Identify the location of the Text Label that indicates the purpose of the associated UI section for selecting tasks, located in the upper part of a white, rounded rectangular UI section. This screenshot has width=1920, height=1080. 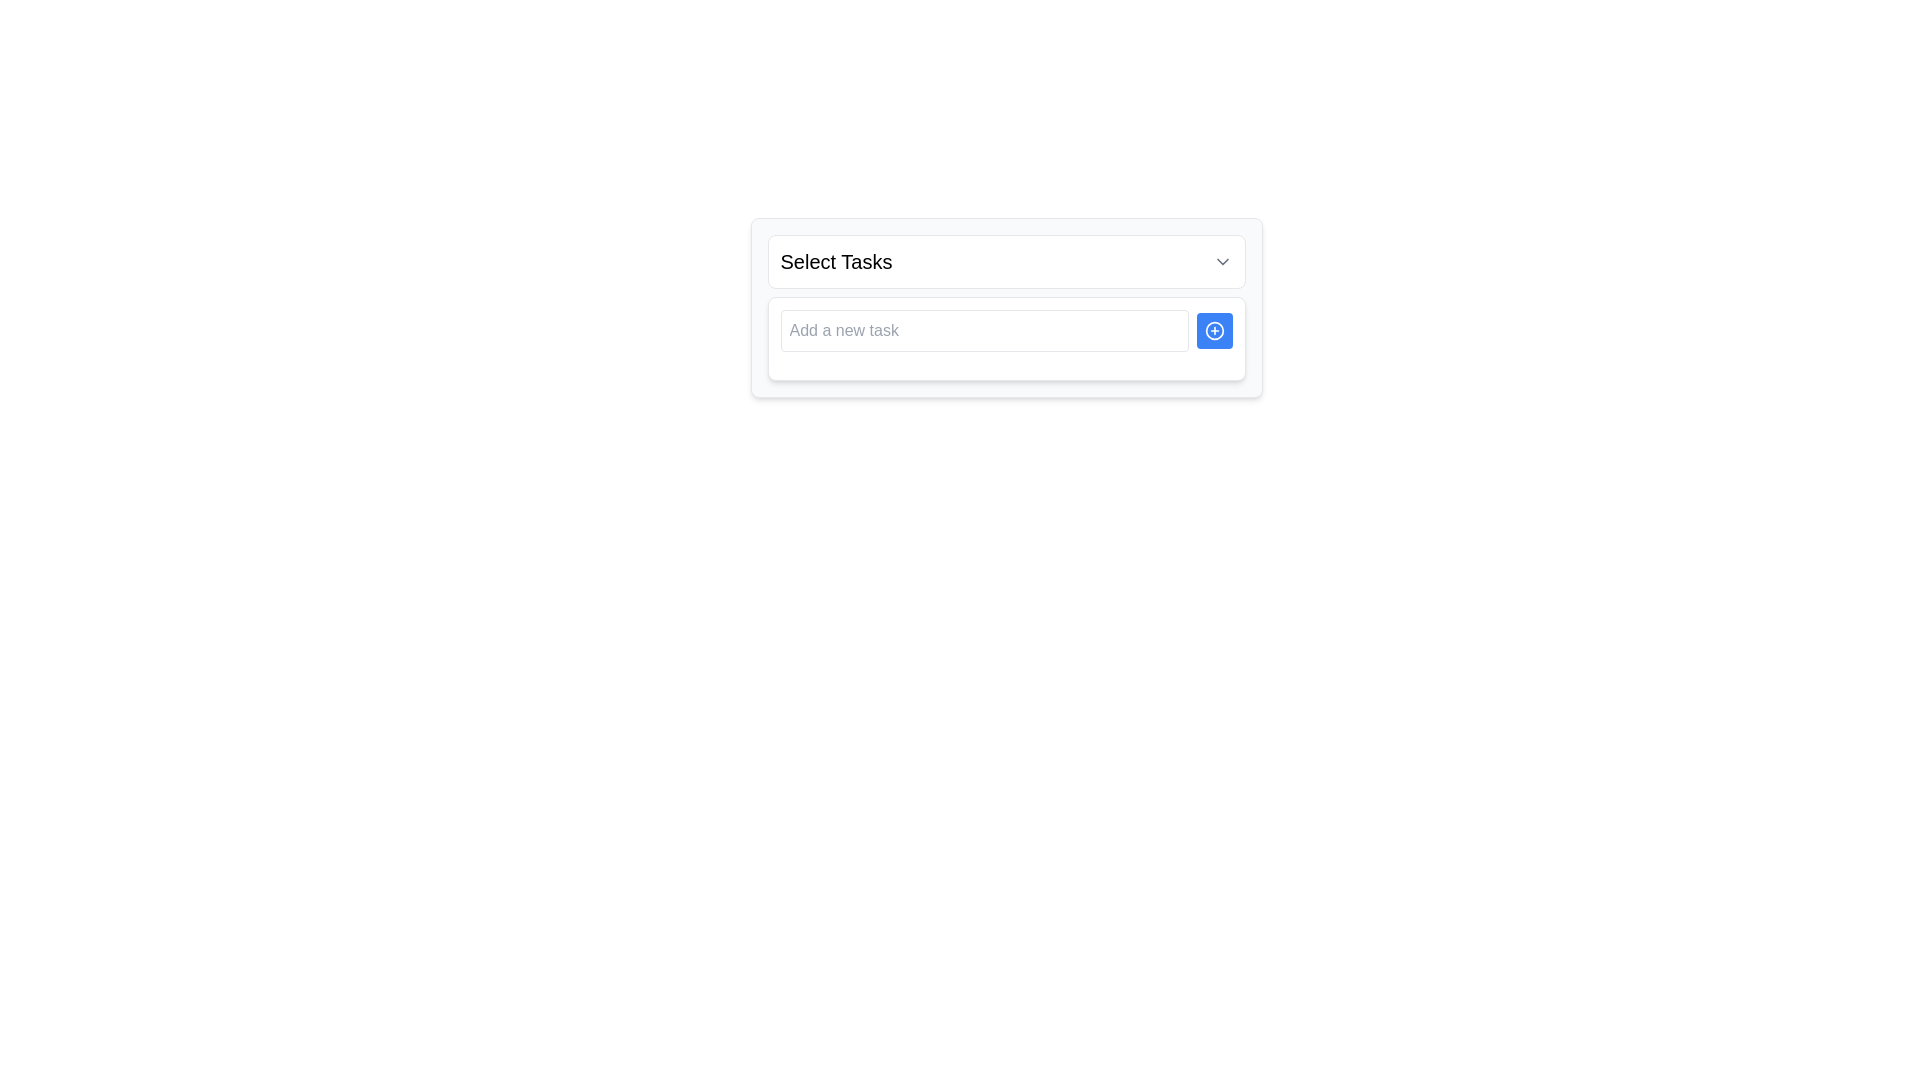
(836, 261).